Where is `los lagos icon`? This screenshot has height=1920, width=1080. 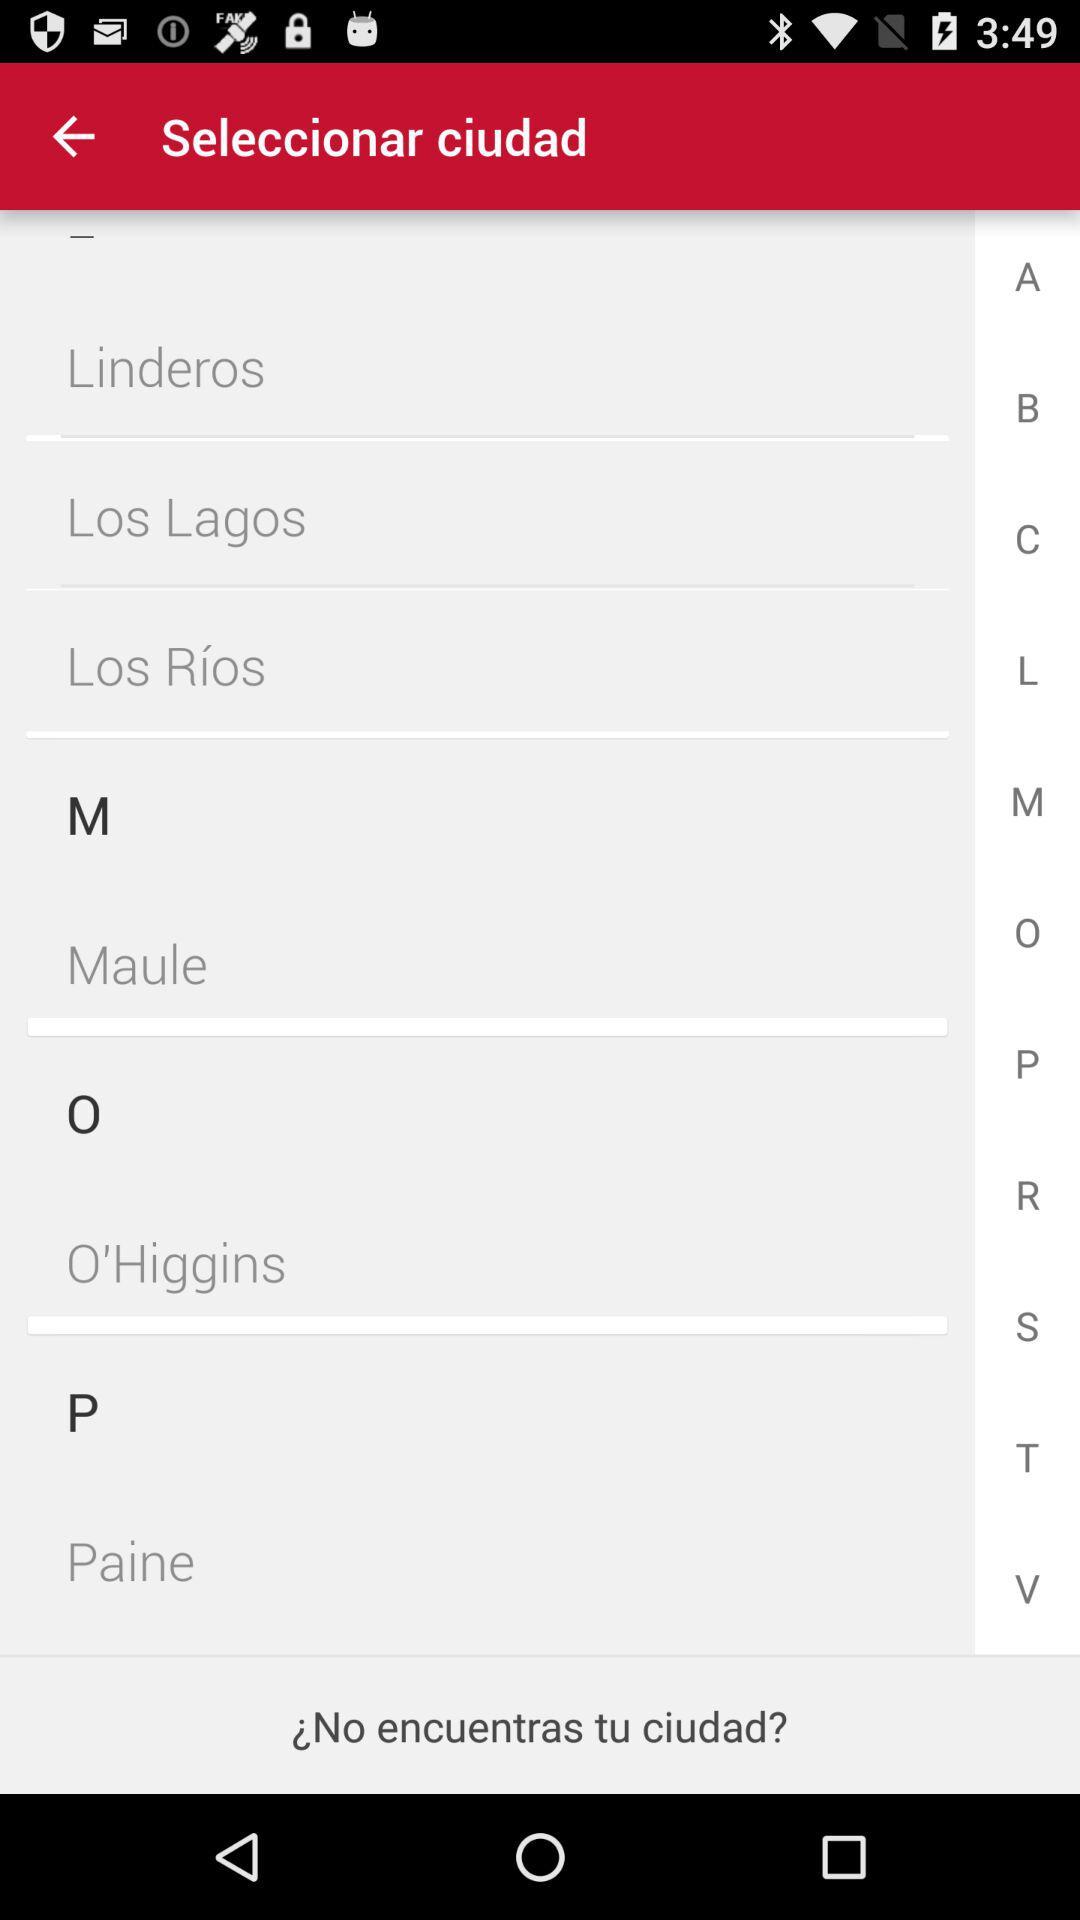 los lagos icon is located at coordinates (487, 515).